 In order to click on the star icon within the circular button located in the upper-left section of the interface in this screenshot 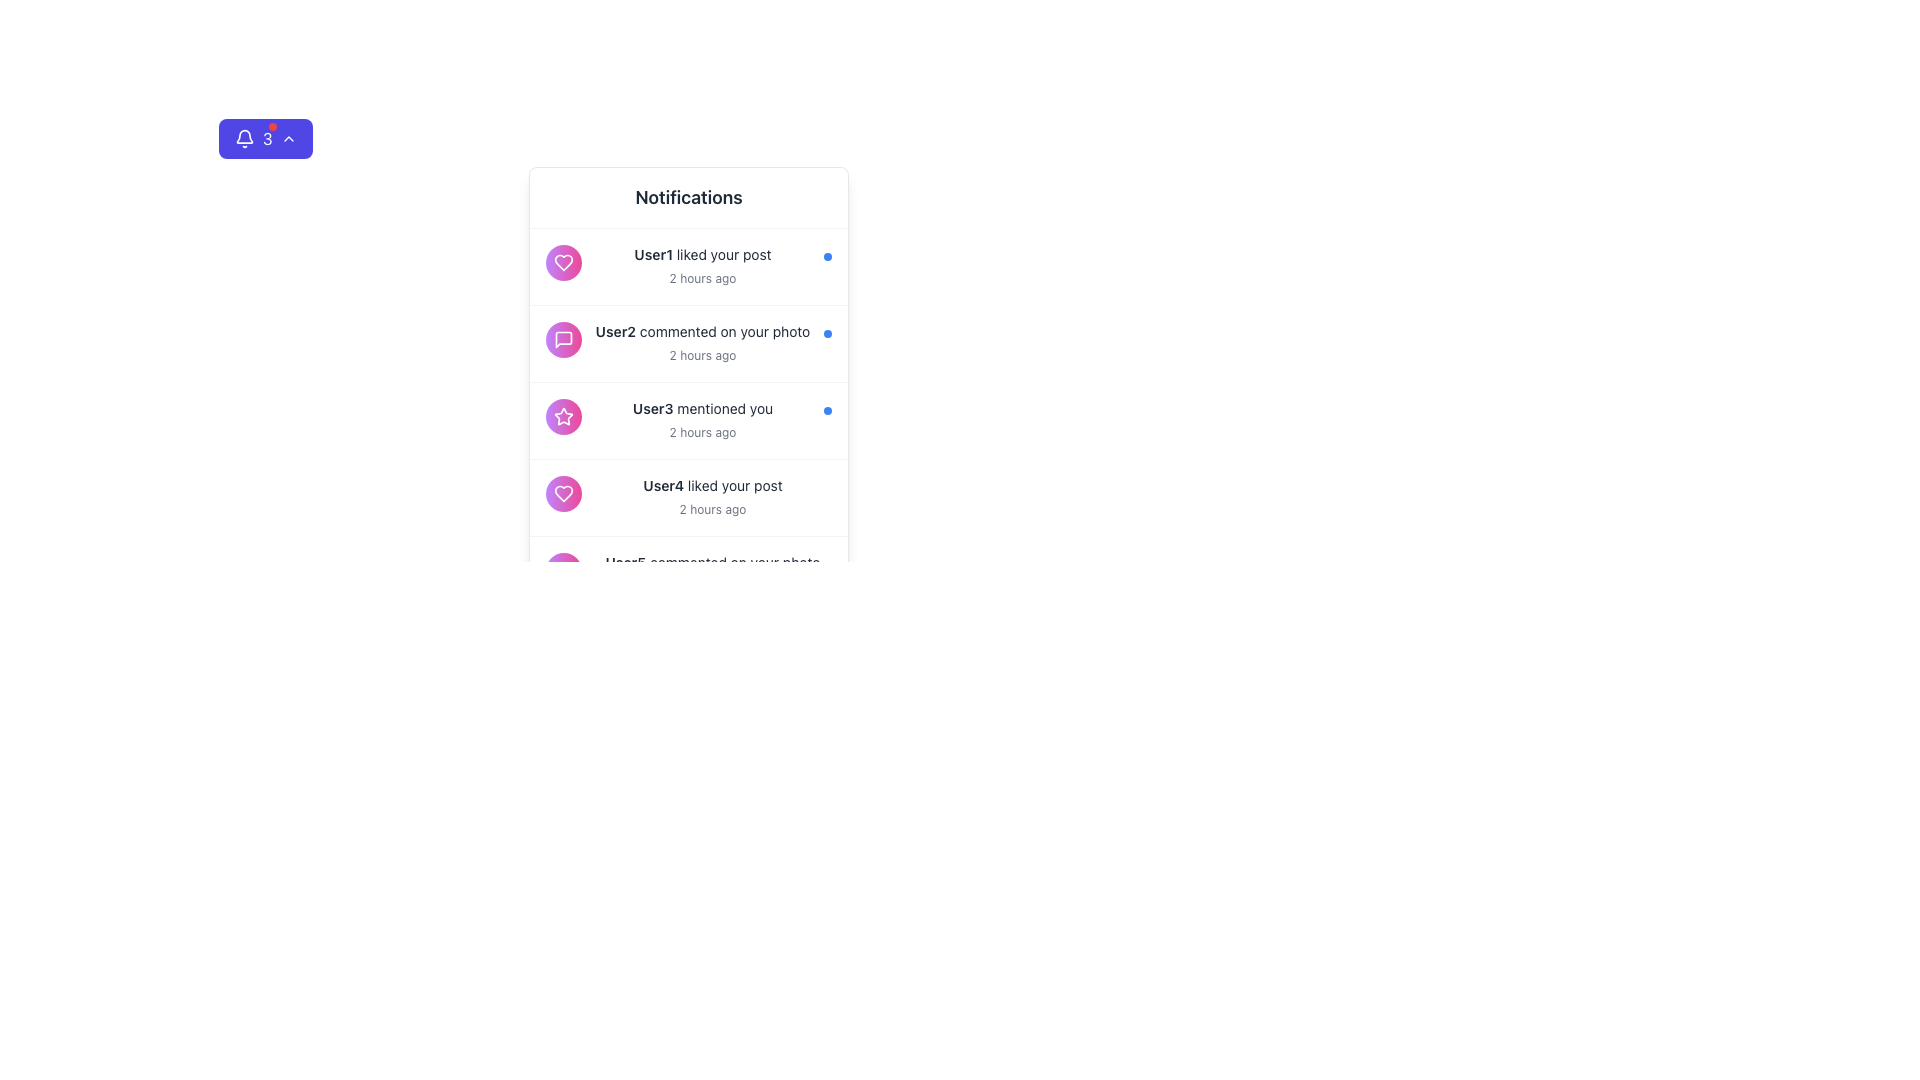, I will do `click(563, 415)`.